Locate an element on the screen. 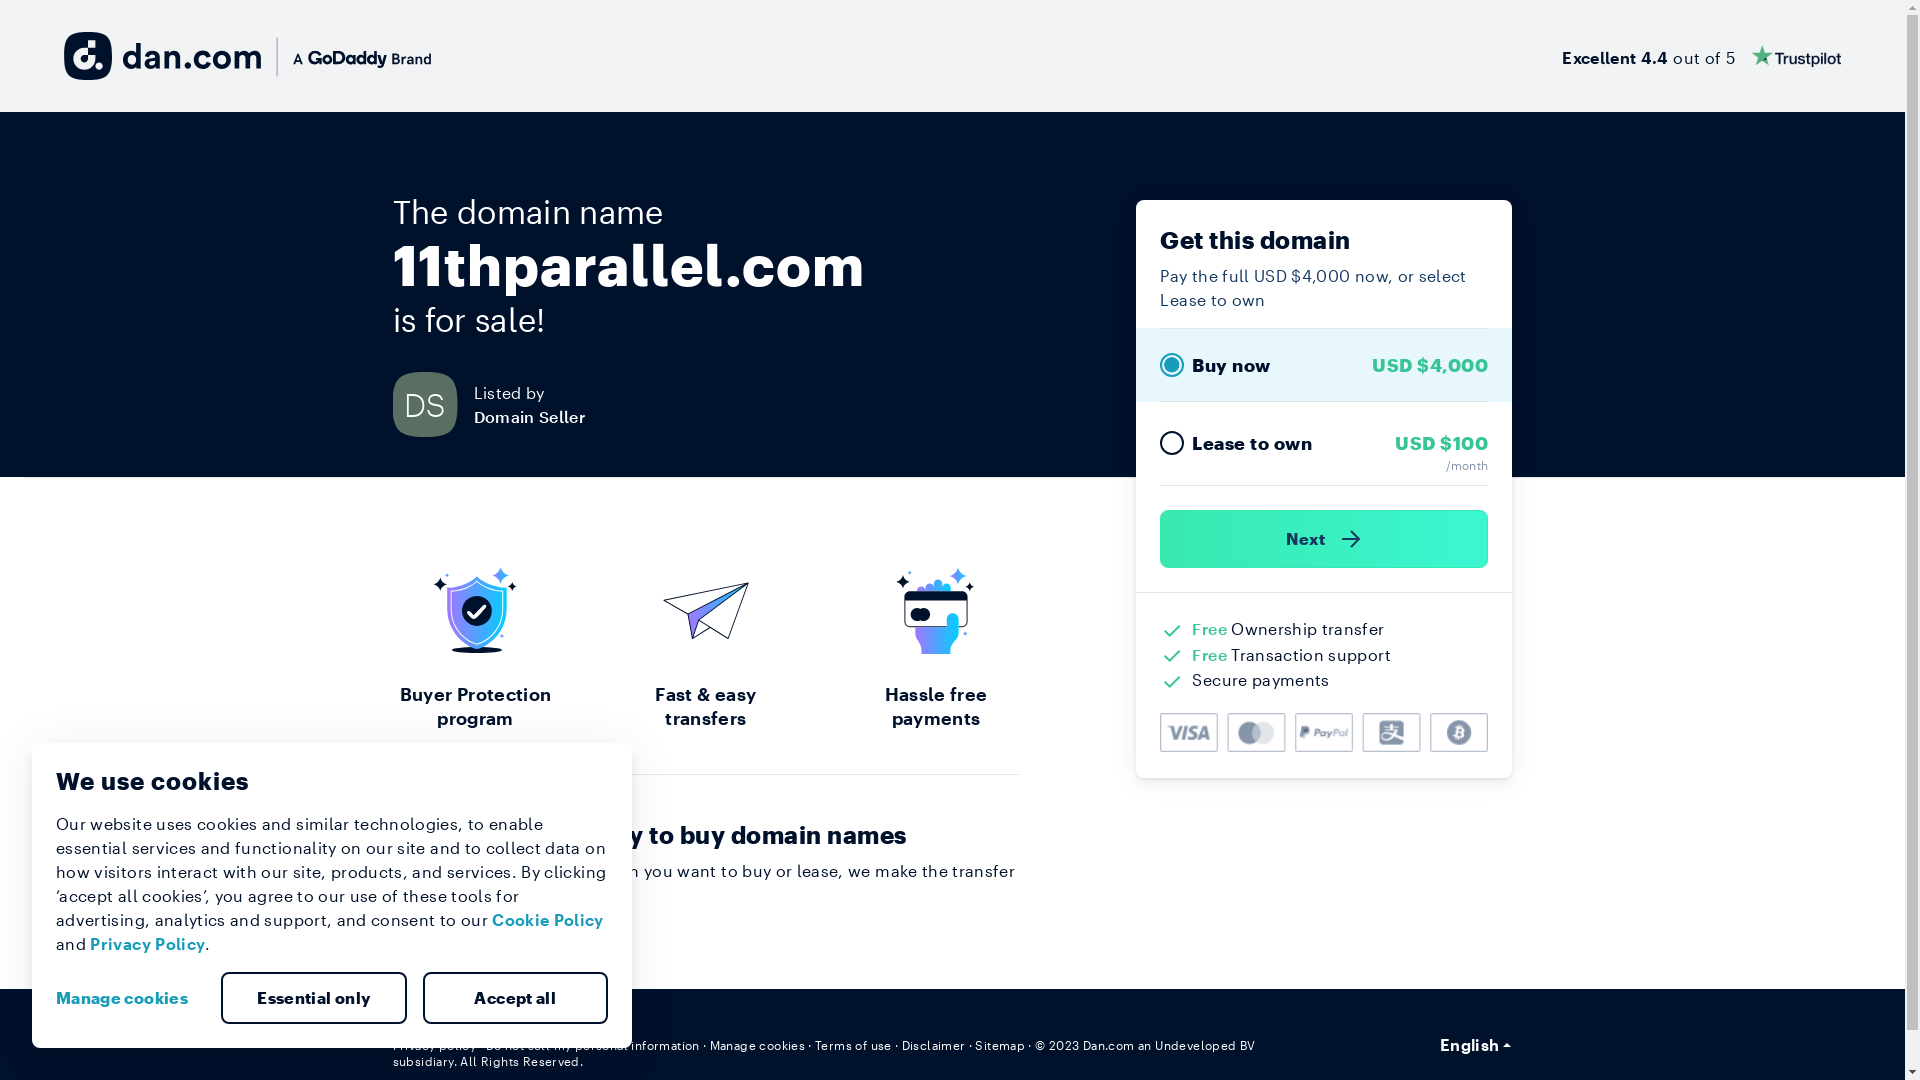  'Manage cookies' is located at coordinates (757, 1044).